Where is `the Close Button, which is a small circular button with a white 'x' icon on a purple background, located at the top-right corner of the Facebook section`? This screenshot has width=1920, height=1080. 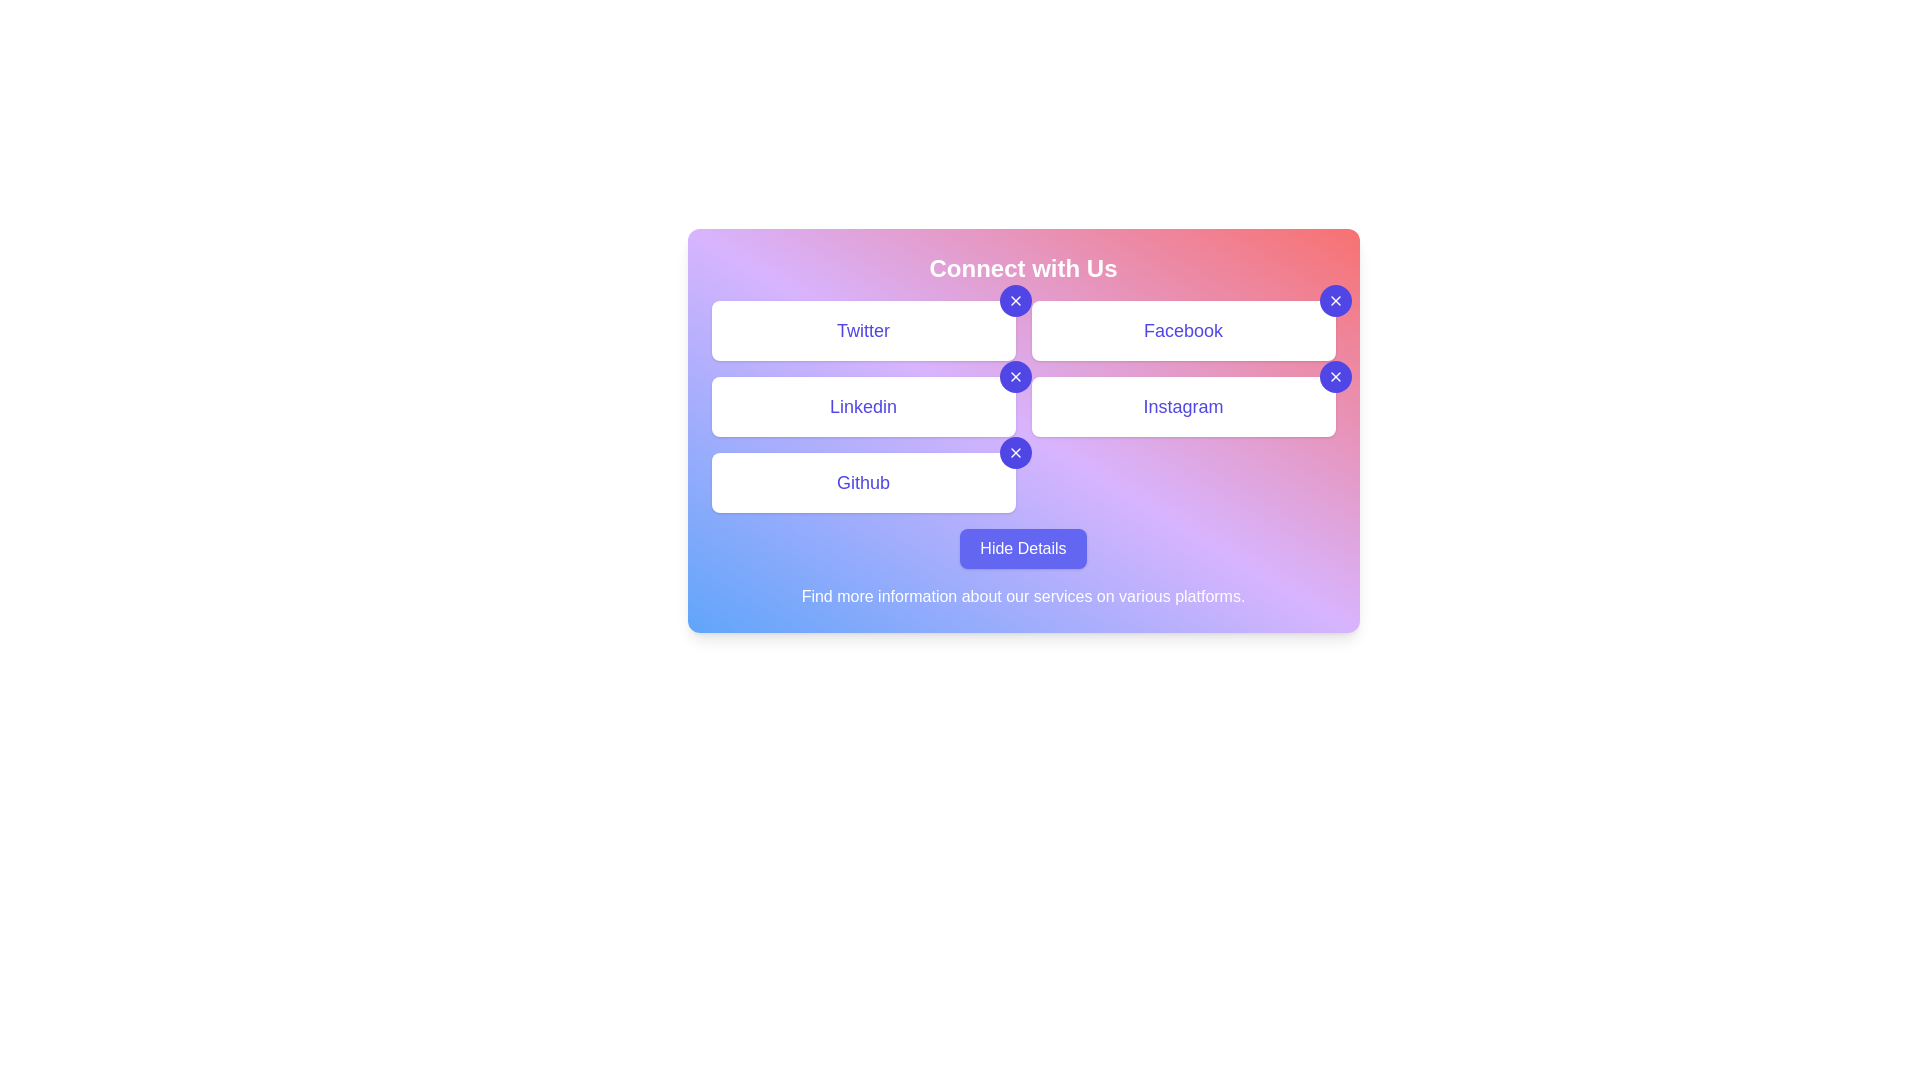
the Close Button, which is a small circular button with a white 'x' icon on a purple background, located at the top-right corner of the Facebook section is located at coordinates (1335, 300).